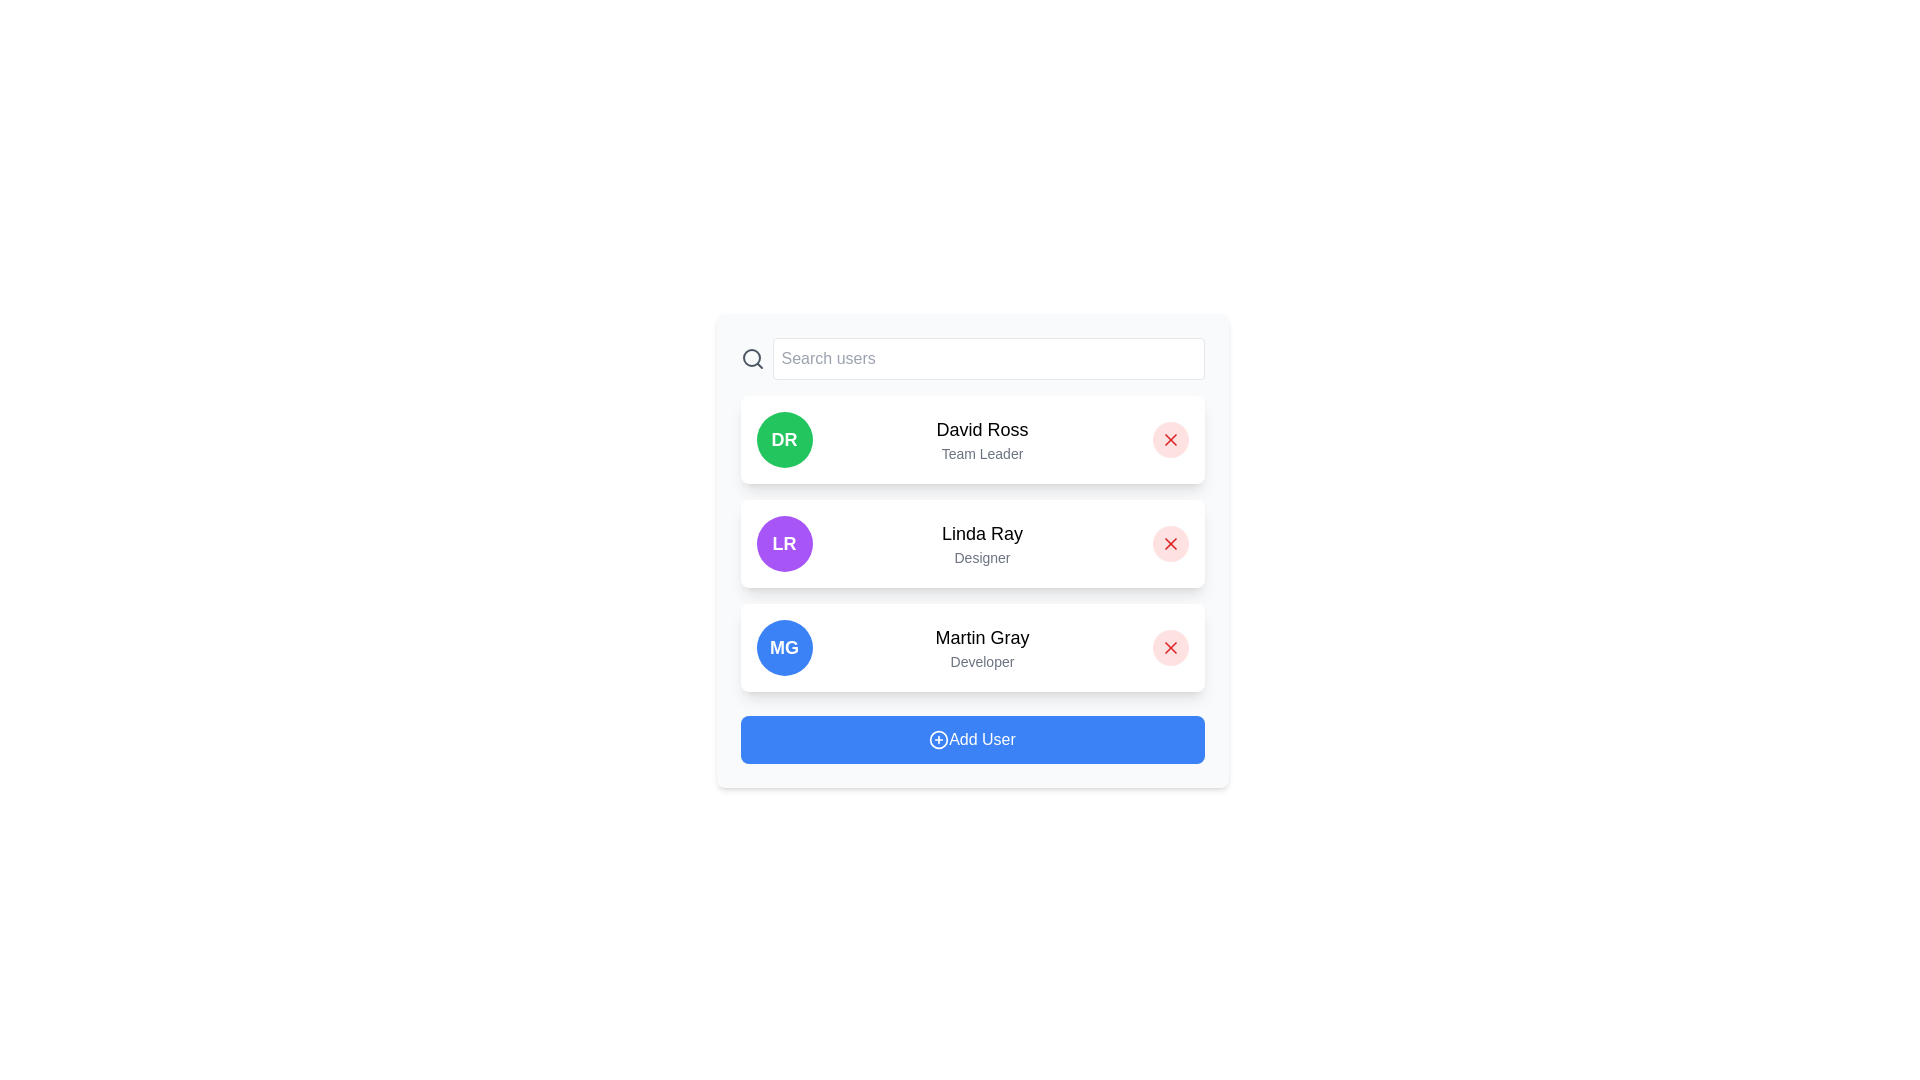  I want to click on the delete icon button associated with user 'Linda Ray', so click(1170, 543).